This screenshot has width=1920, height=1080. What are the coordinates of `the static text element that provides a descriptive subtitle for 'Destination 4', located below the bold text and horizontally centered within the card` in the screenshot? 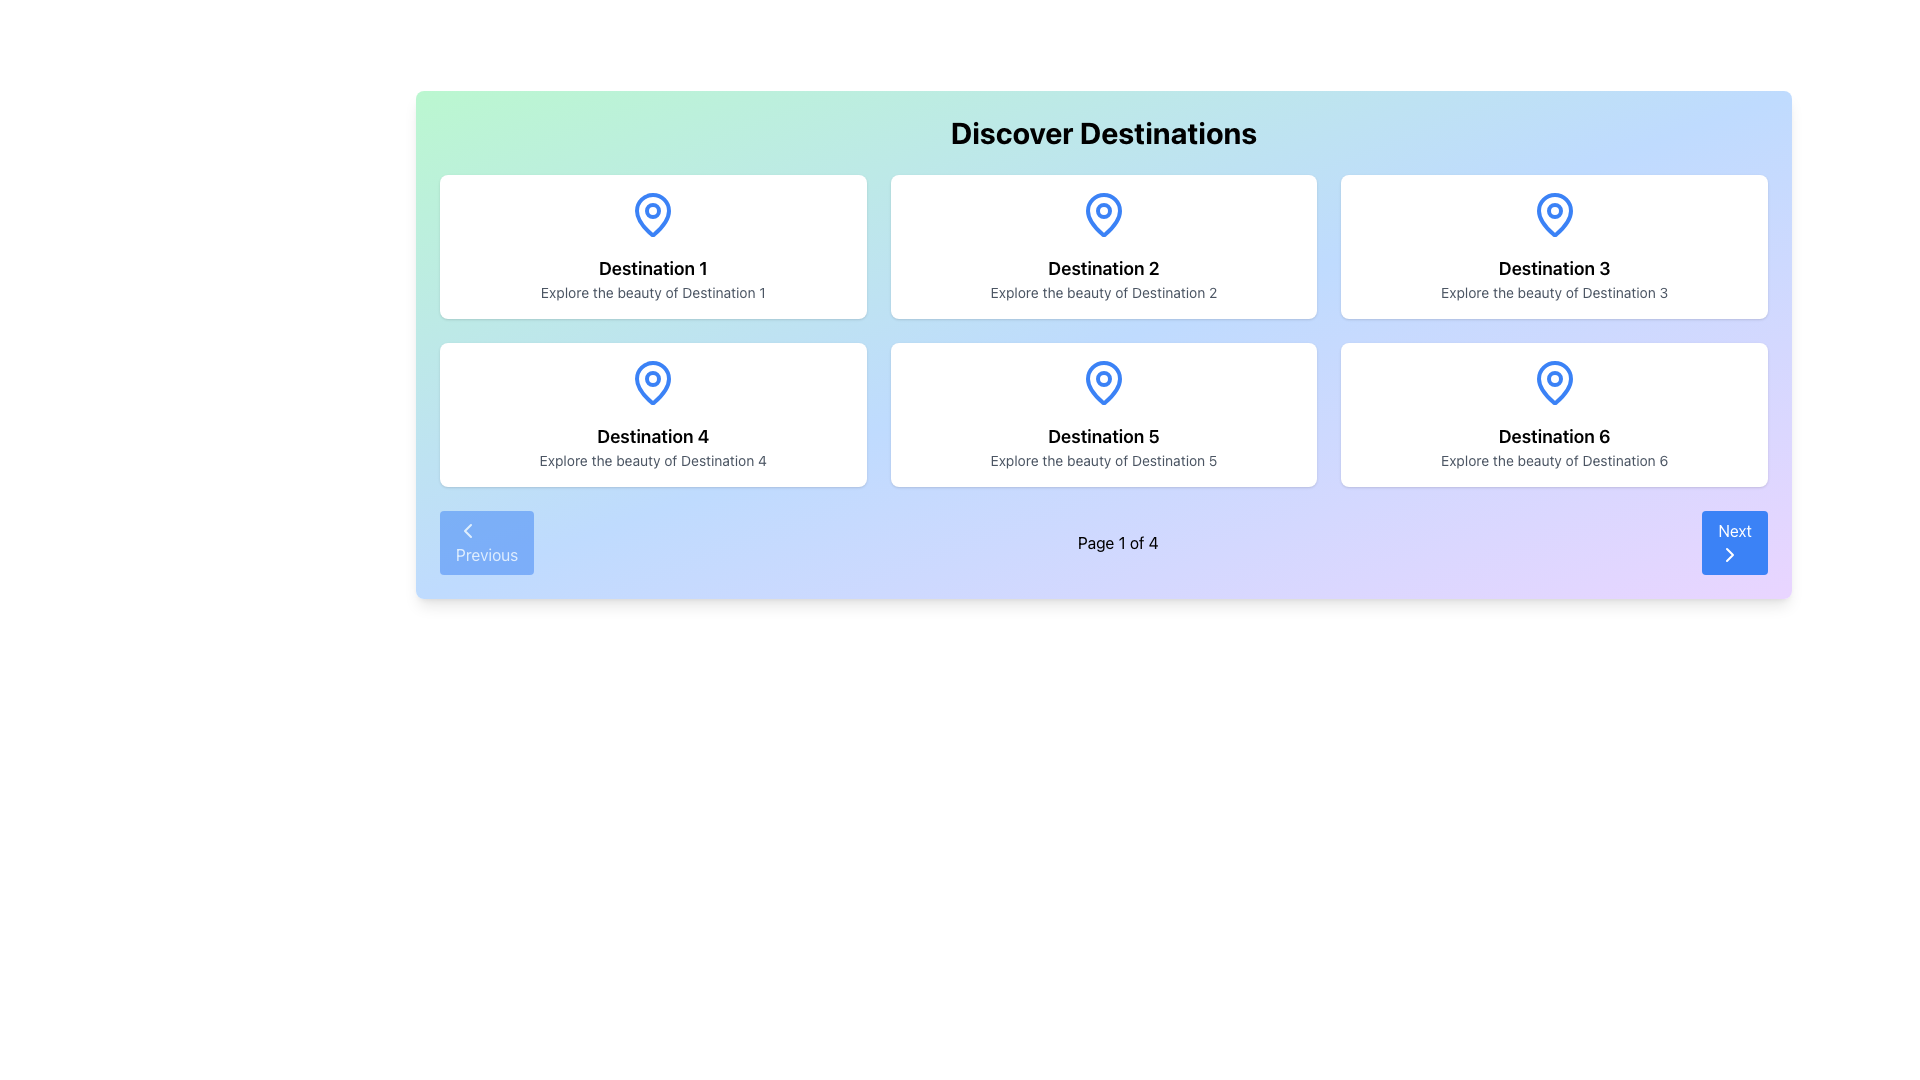 It's located at (653, 461).